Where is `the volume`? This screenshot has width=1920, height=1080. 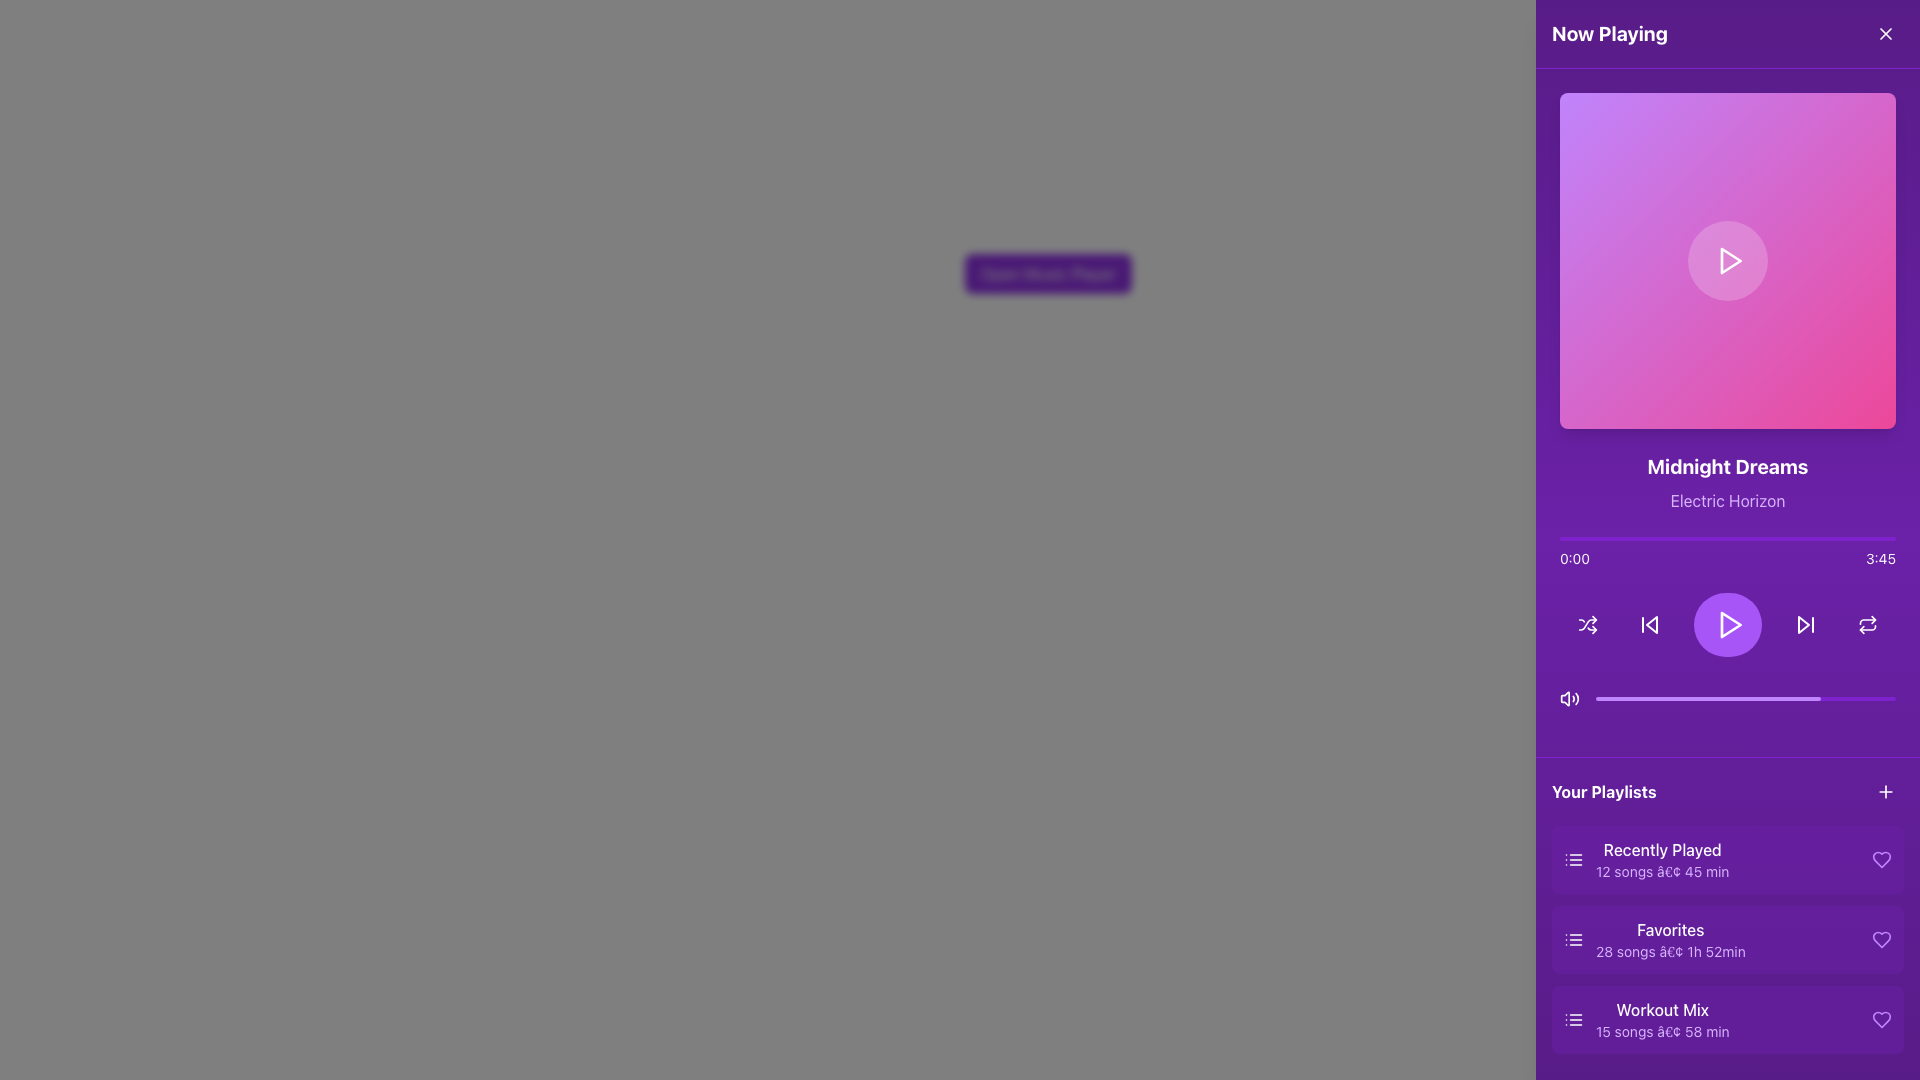
the volume is located at coordinates (1827, 697).